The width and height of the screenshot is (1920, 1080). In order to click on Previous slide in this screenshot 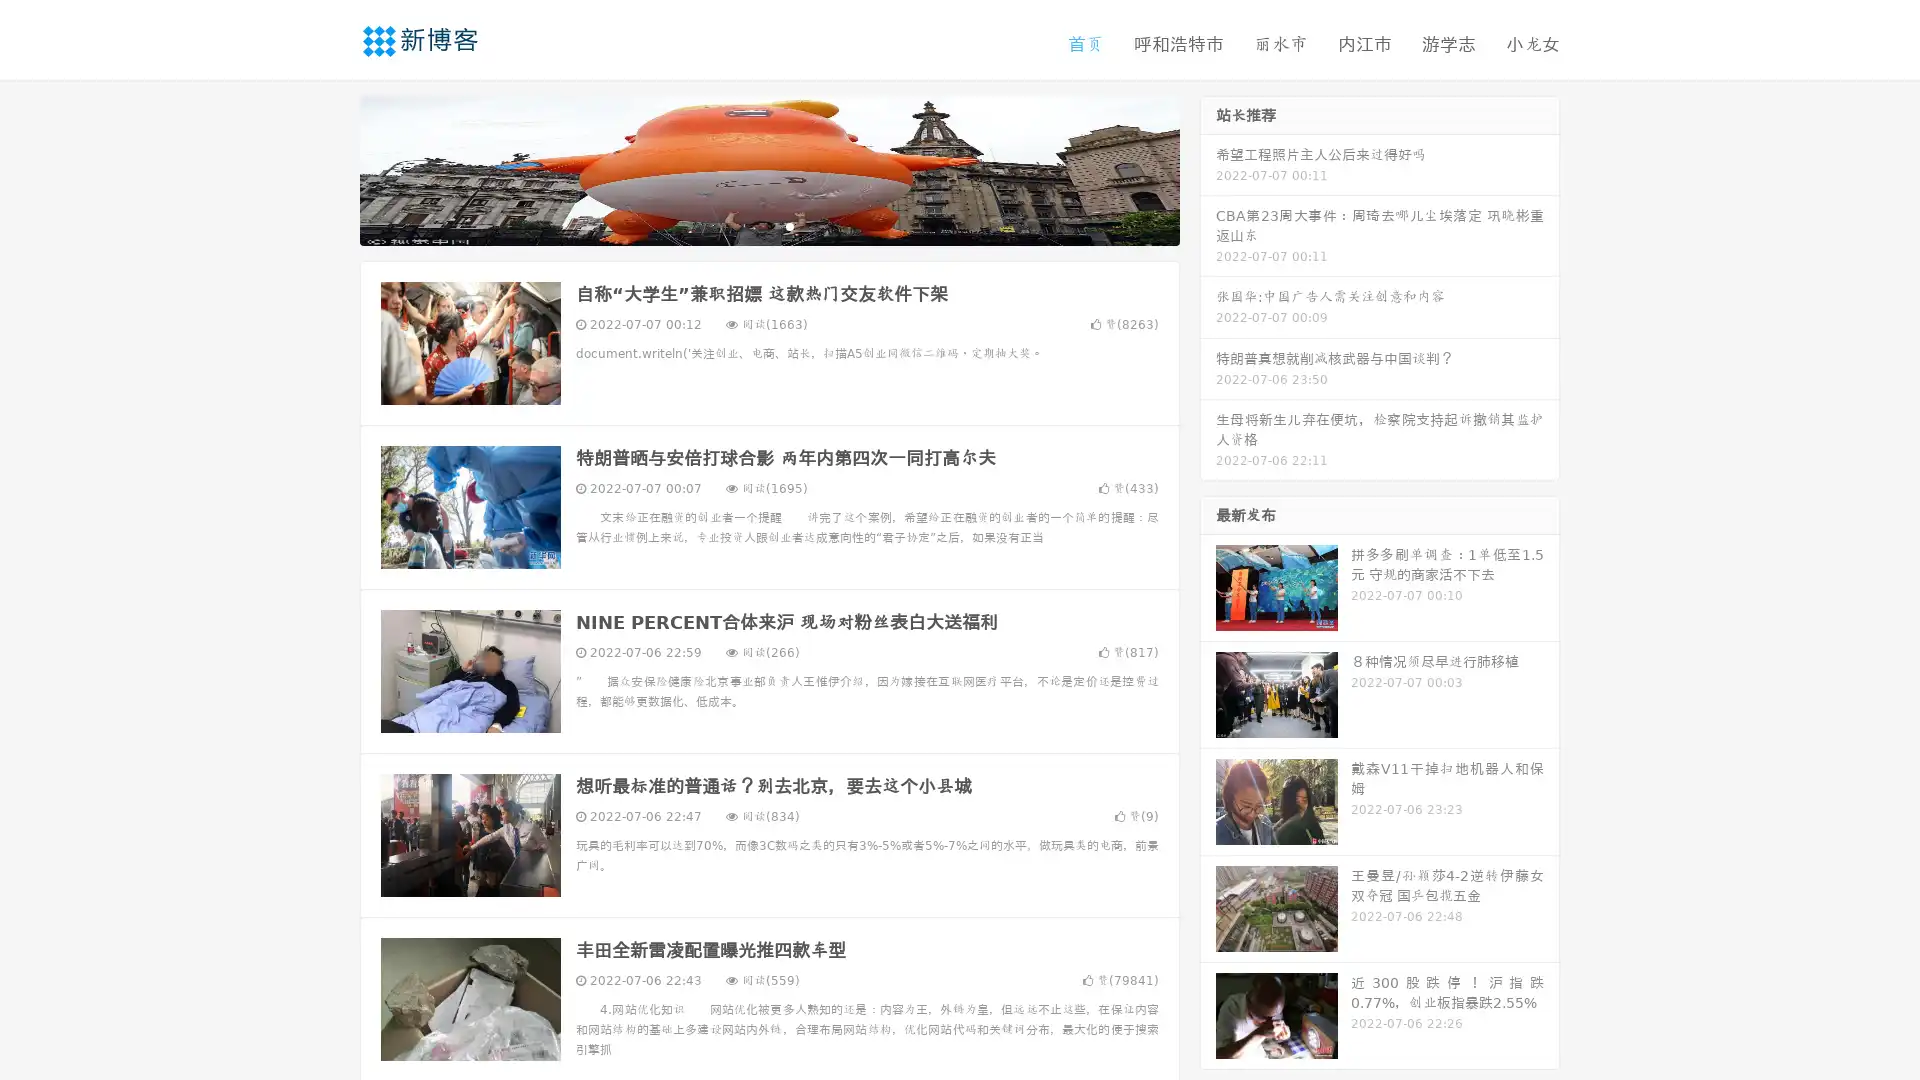, I will do `click(330, 168)`.